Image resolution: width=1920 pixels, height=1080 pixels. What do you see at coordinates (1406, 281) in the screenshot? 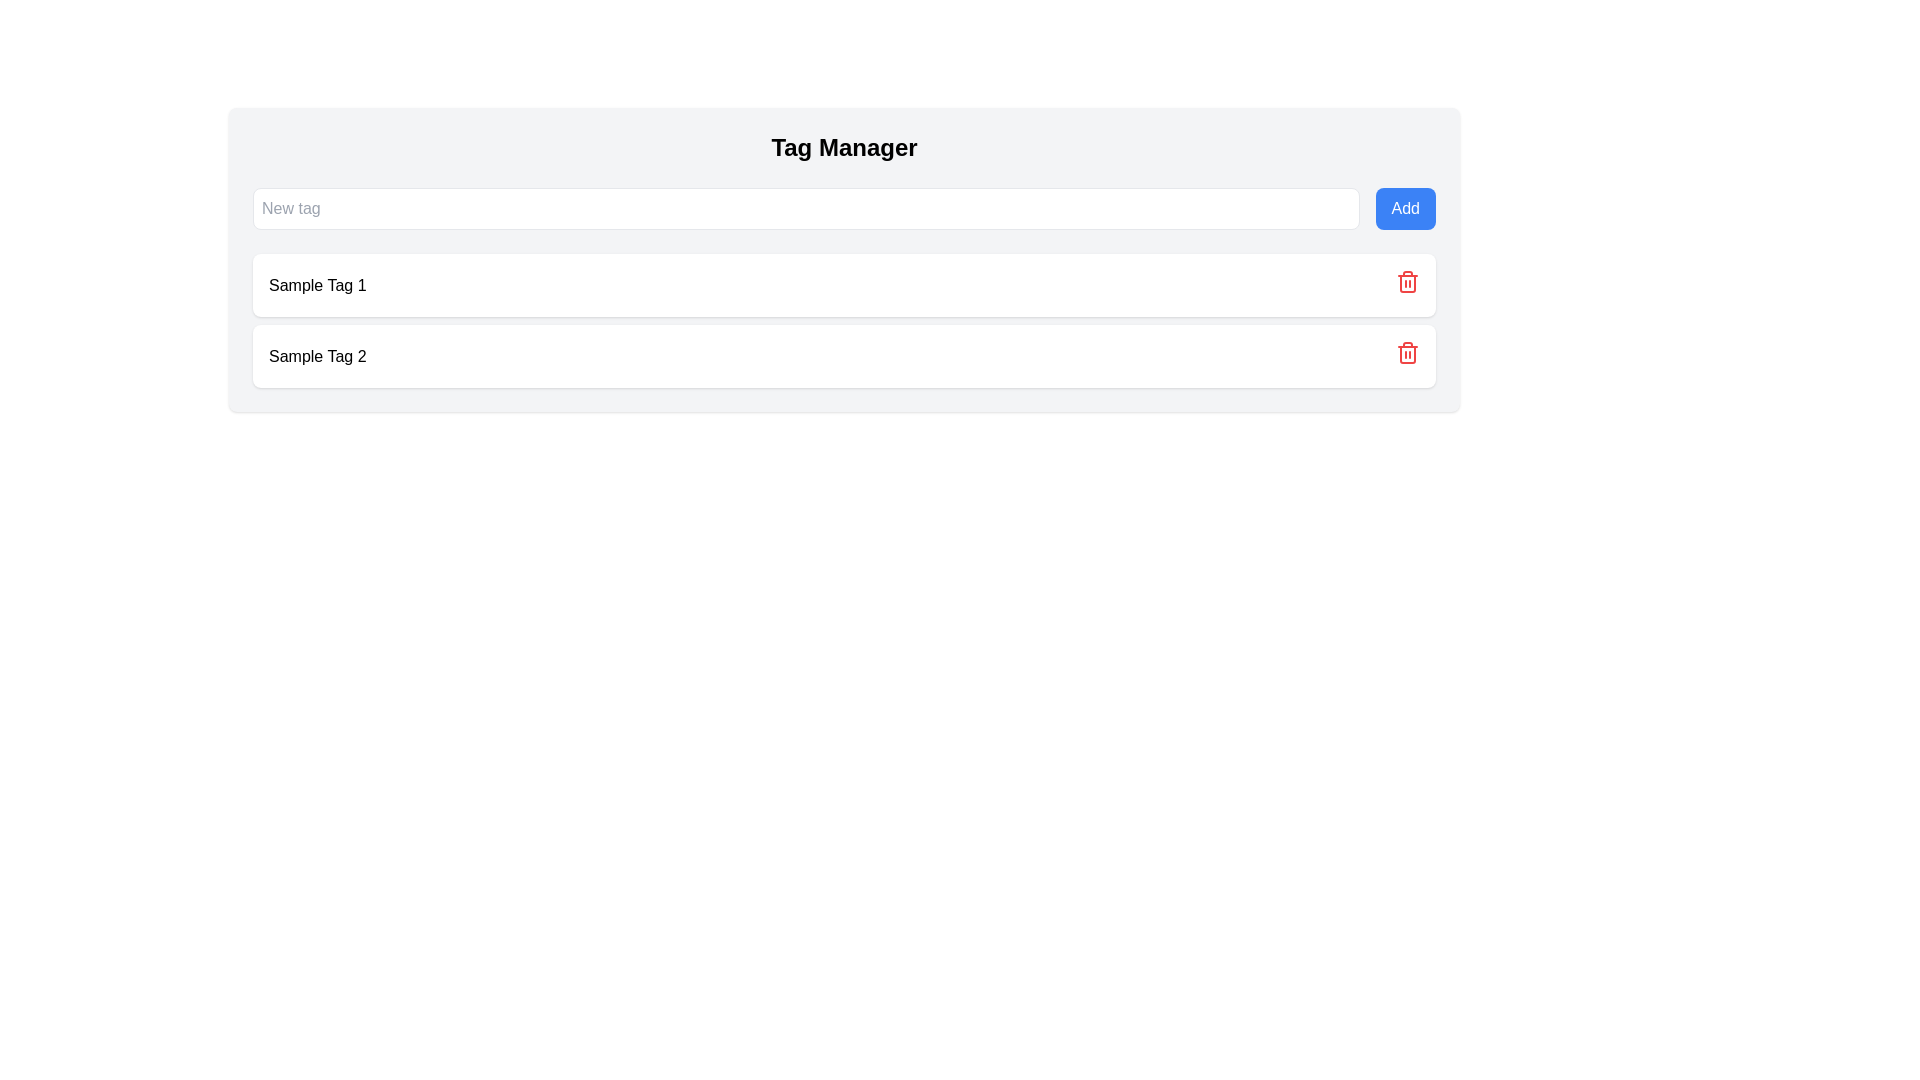
I see `the red trash can-shaped icon button located in the second row of the tag list` at bounding box center [1406, 281].